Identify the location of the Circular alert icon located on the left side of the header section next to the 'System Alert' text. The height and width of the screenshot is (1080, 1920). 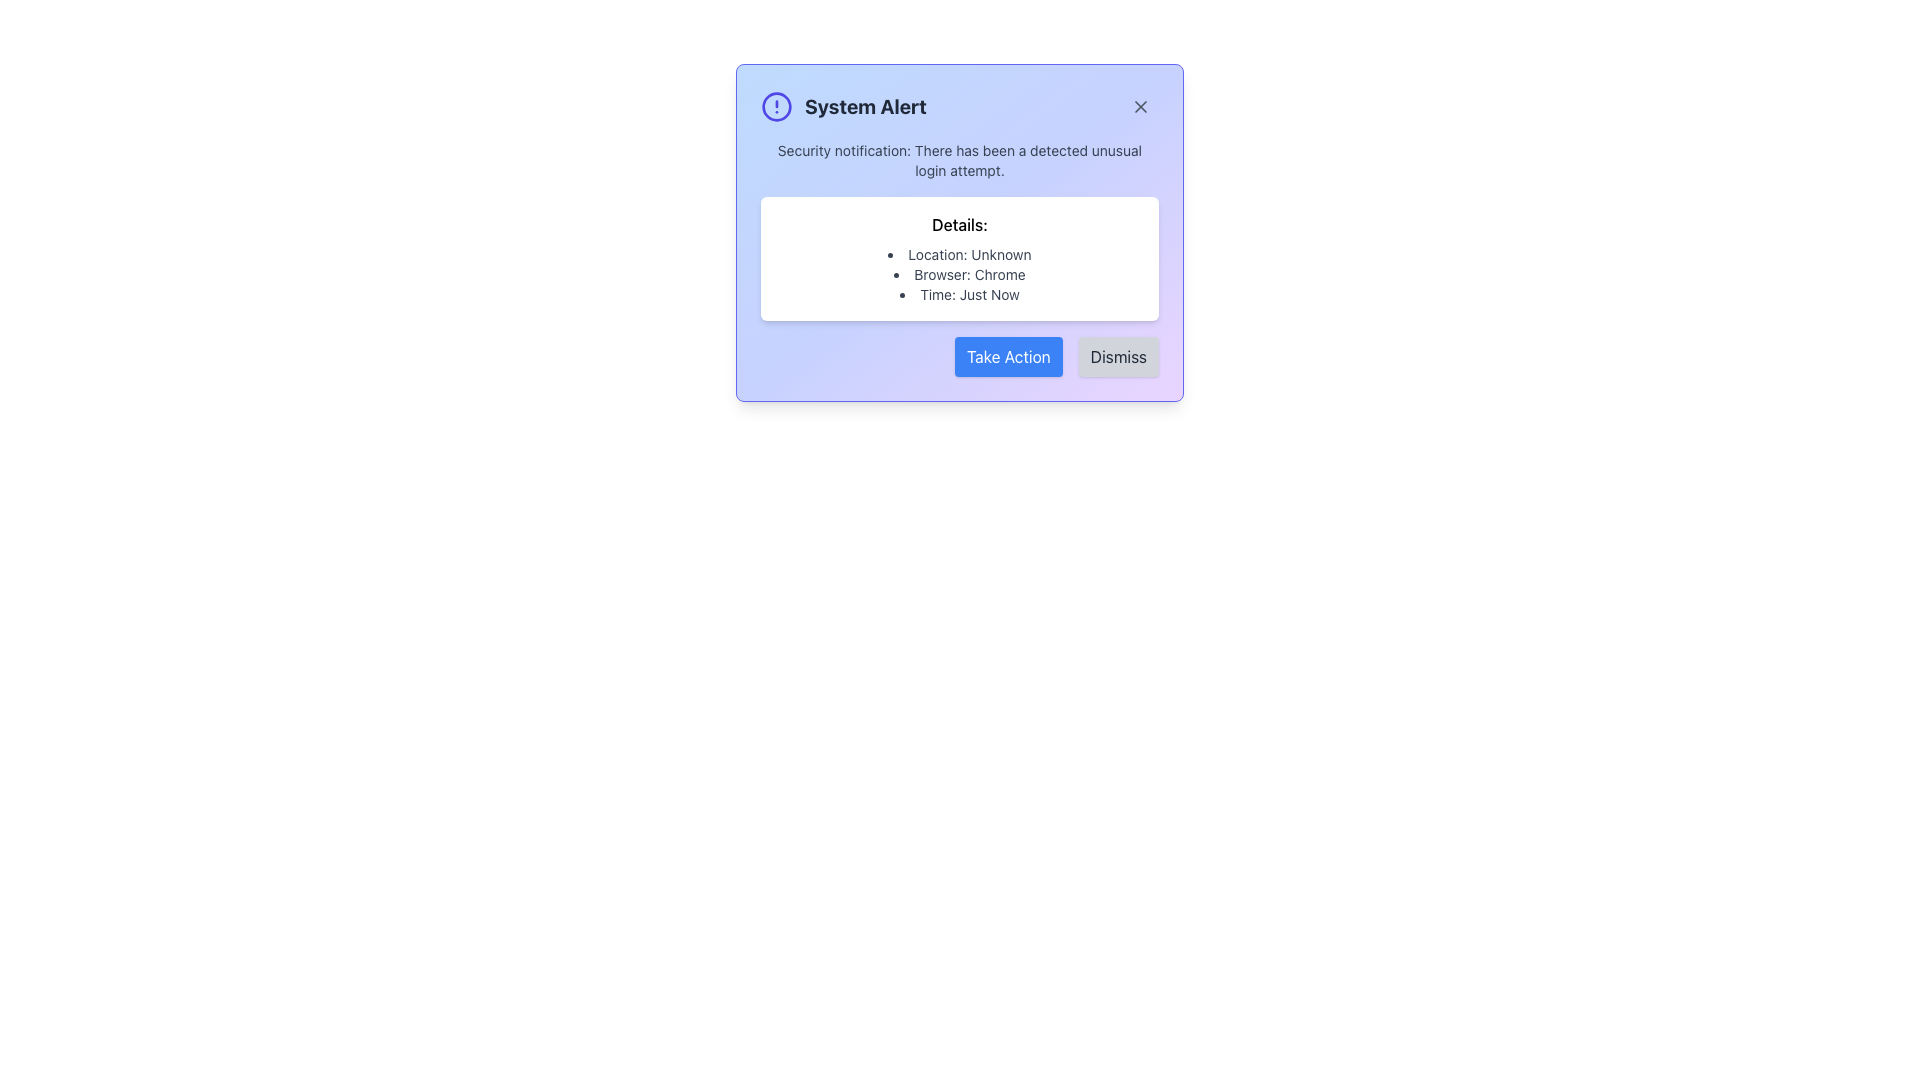
(776, 107).